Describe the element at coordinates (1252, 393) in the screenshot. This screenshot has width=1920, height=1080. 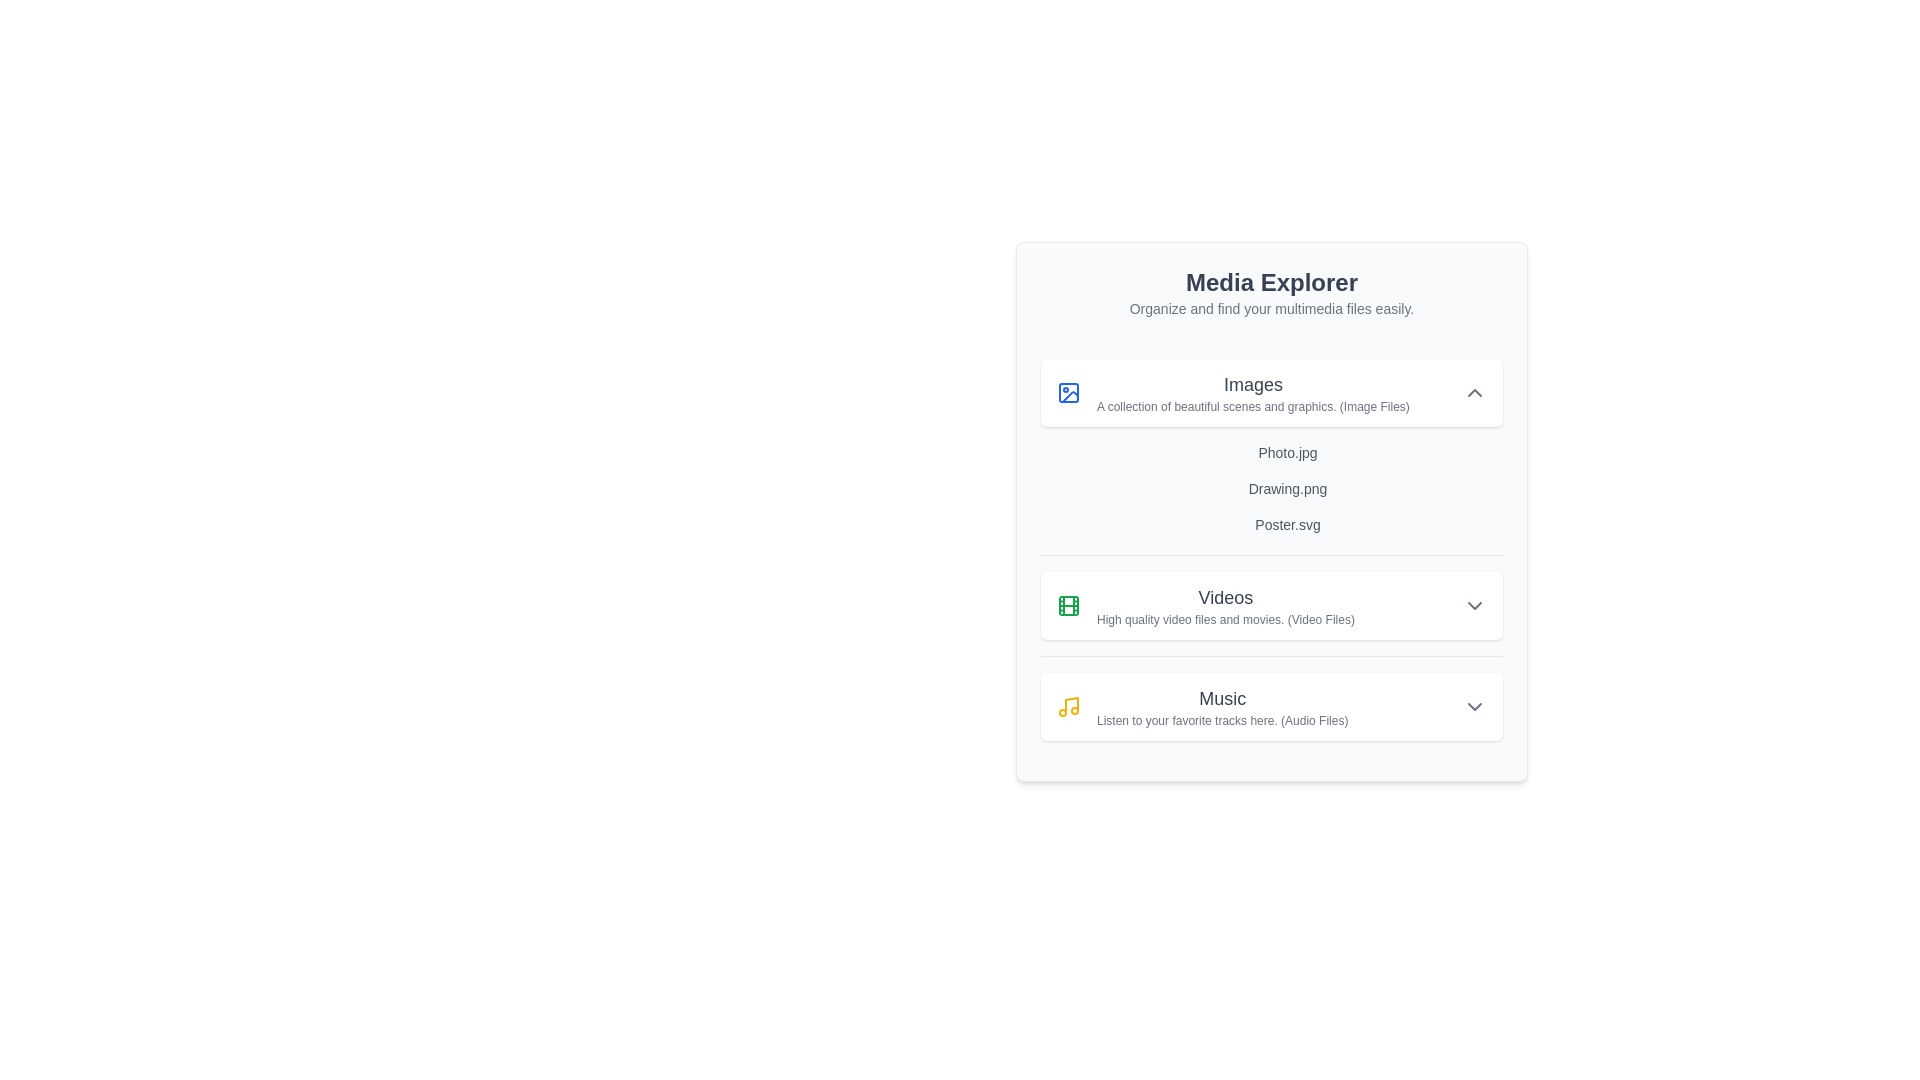
I see `the header 'Images' of the Text Label with Description` at that location.